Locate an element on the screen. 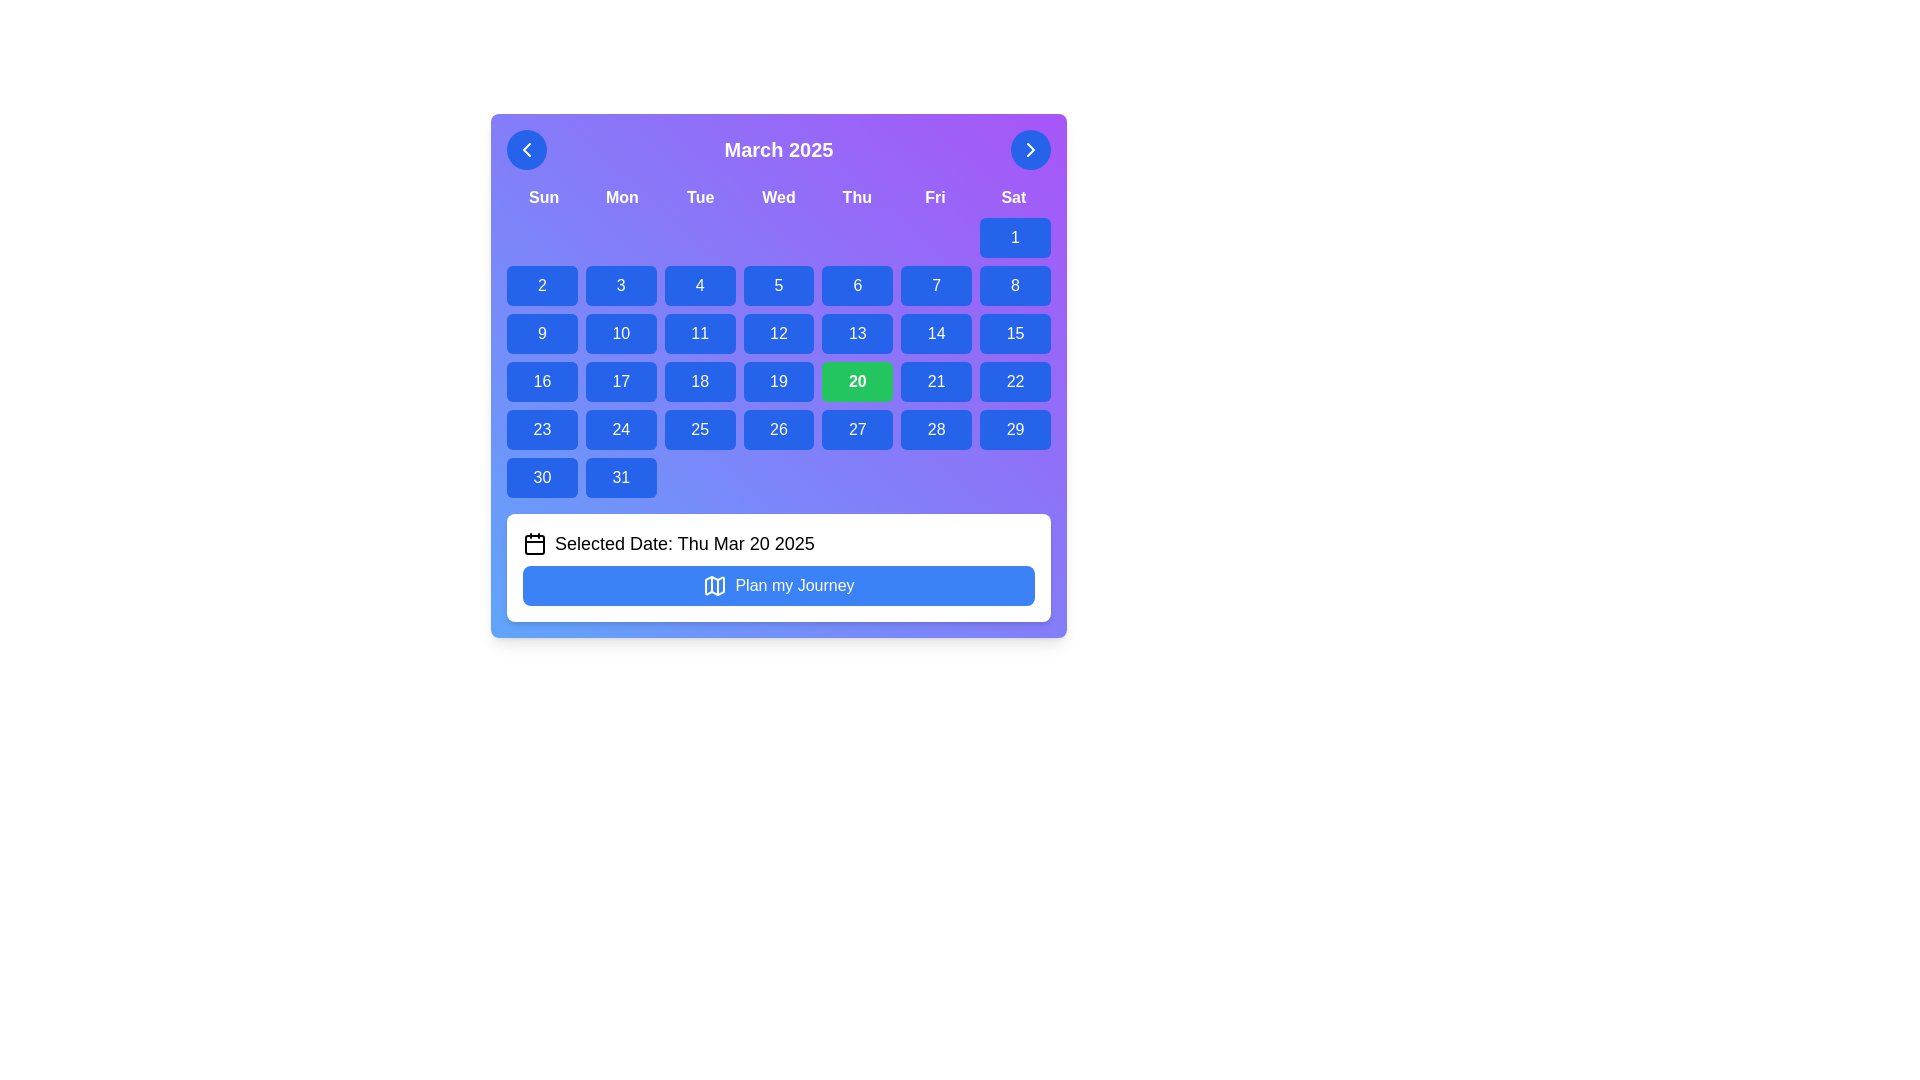 Image resolution: width=1920 pixels, height=1080 pixels. the button that allows selection of the 7th day of the month, located in the second row and sixth column of the grid layout is located at coordinates (935, 285).